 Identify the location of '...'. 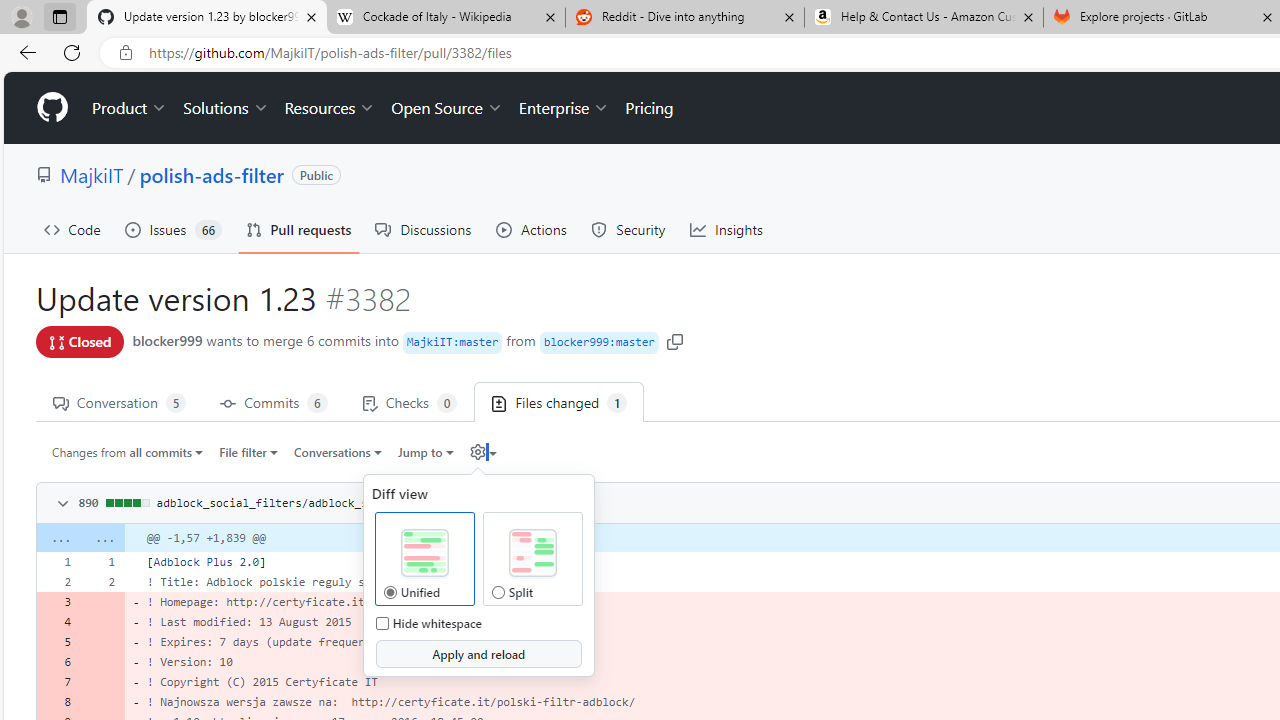
(102, 537).